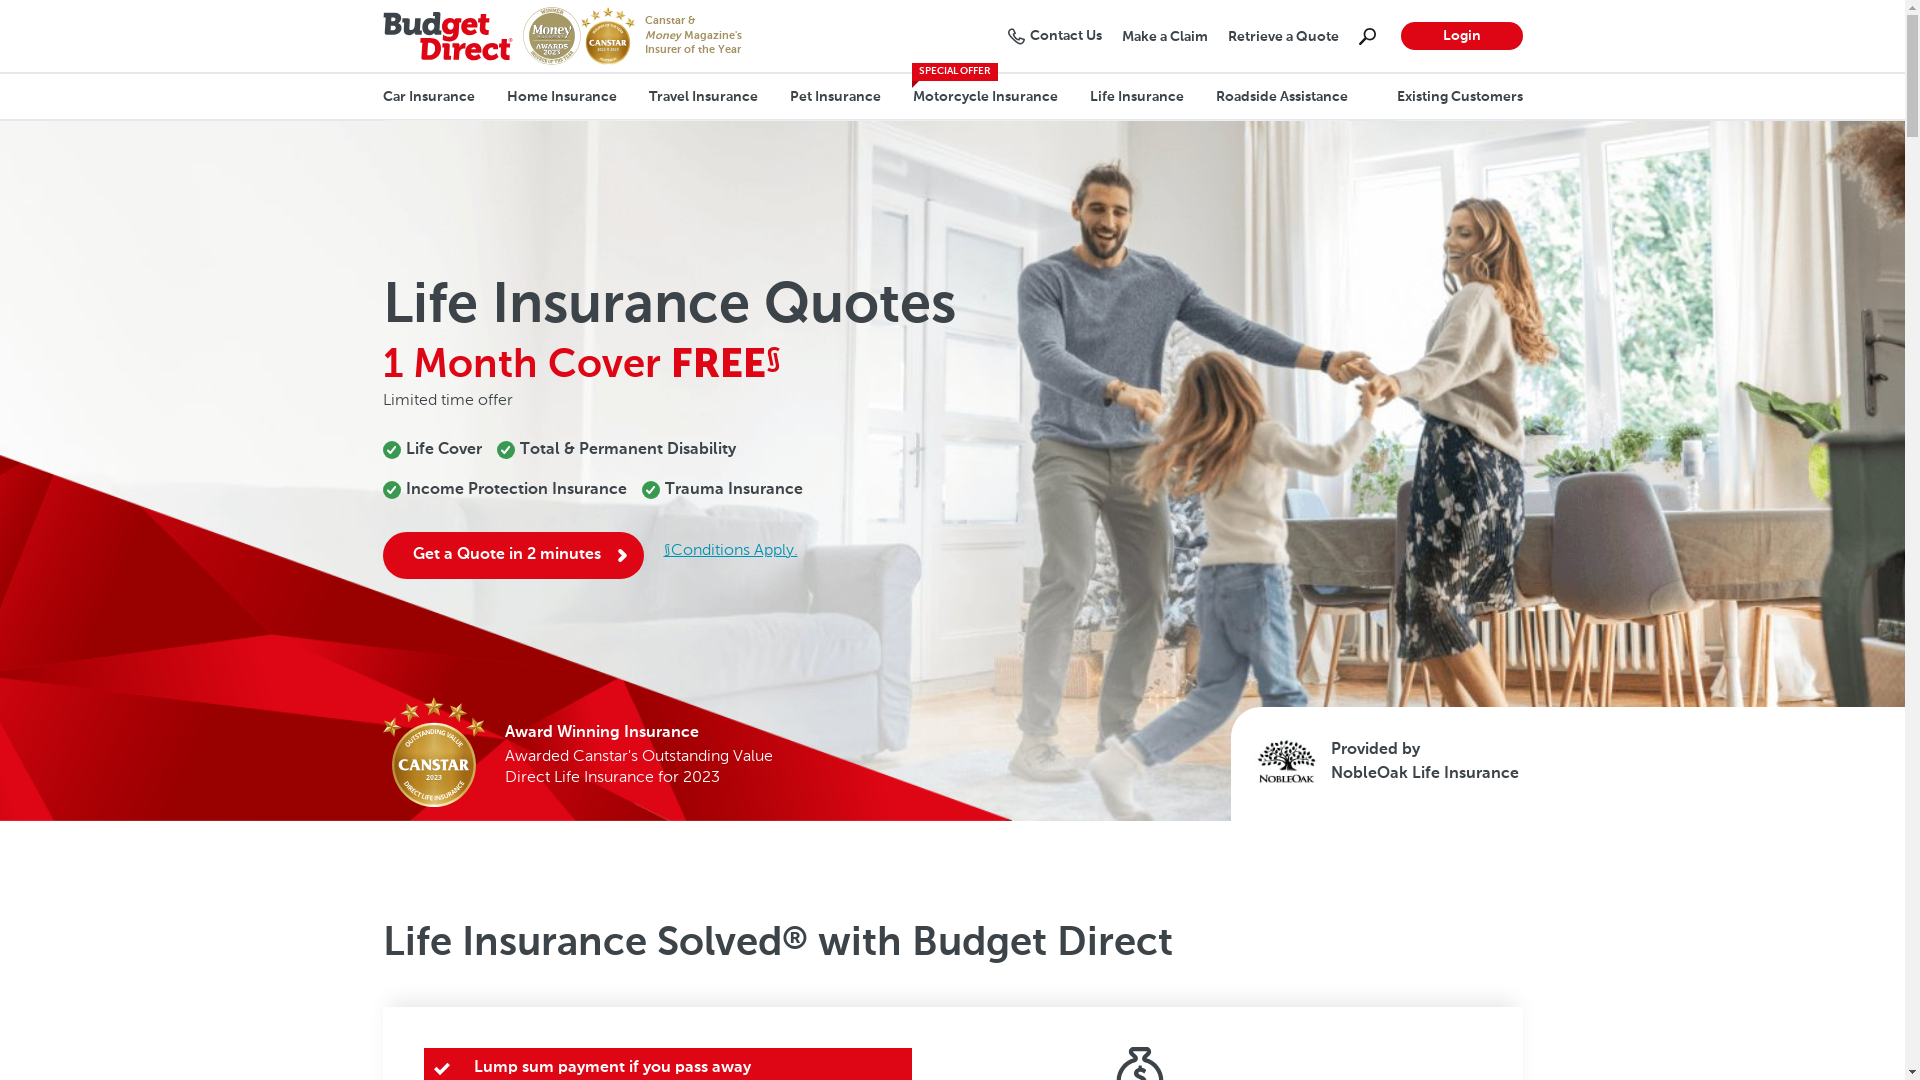  What do you see at coordinates (702, 97) in the screenshot?
I see `'Travel Insurance'` at bounding box center [702, 97].